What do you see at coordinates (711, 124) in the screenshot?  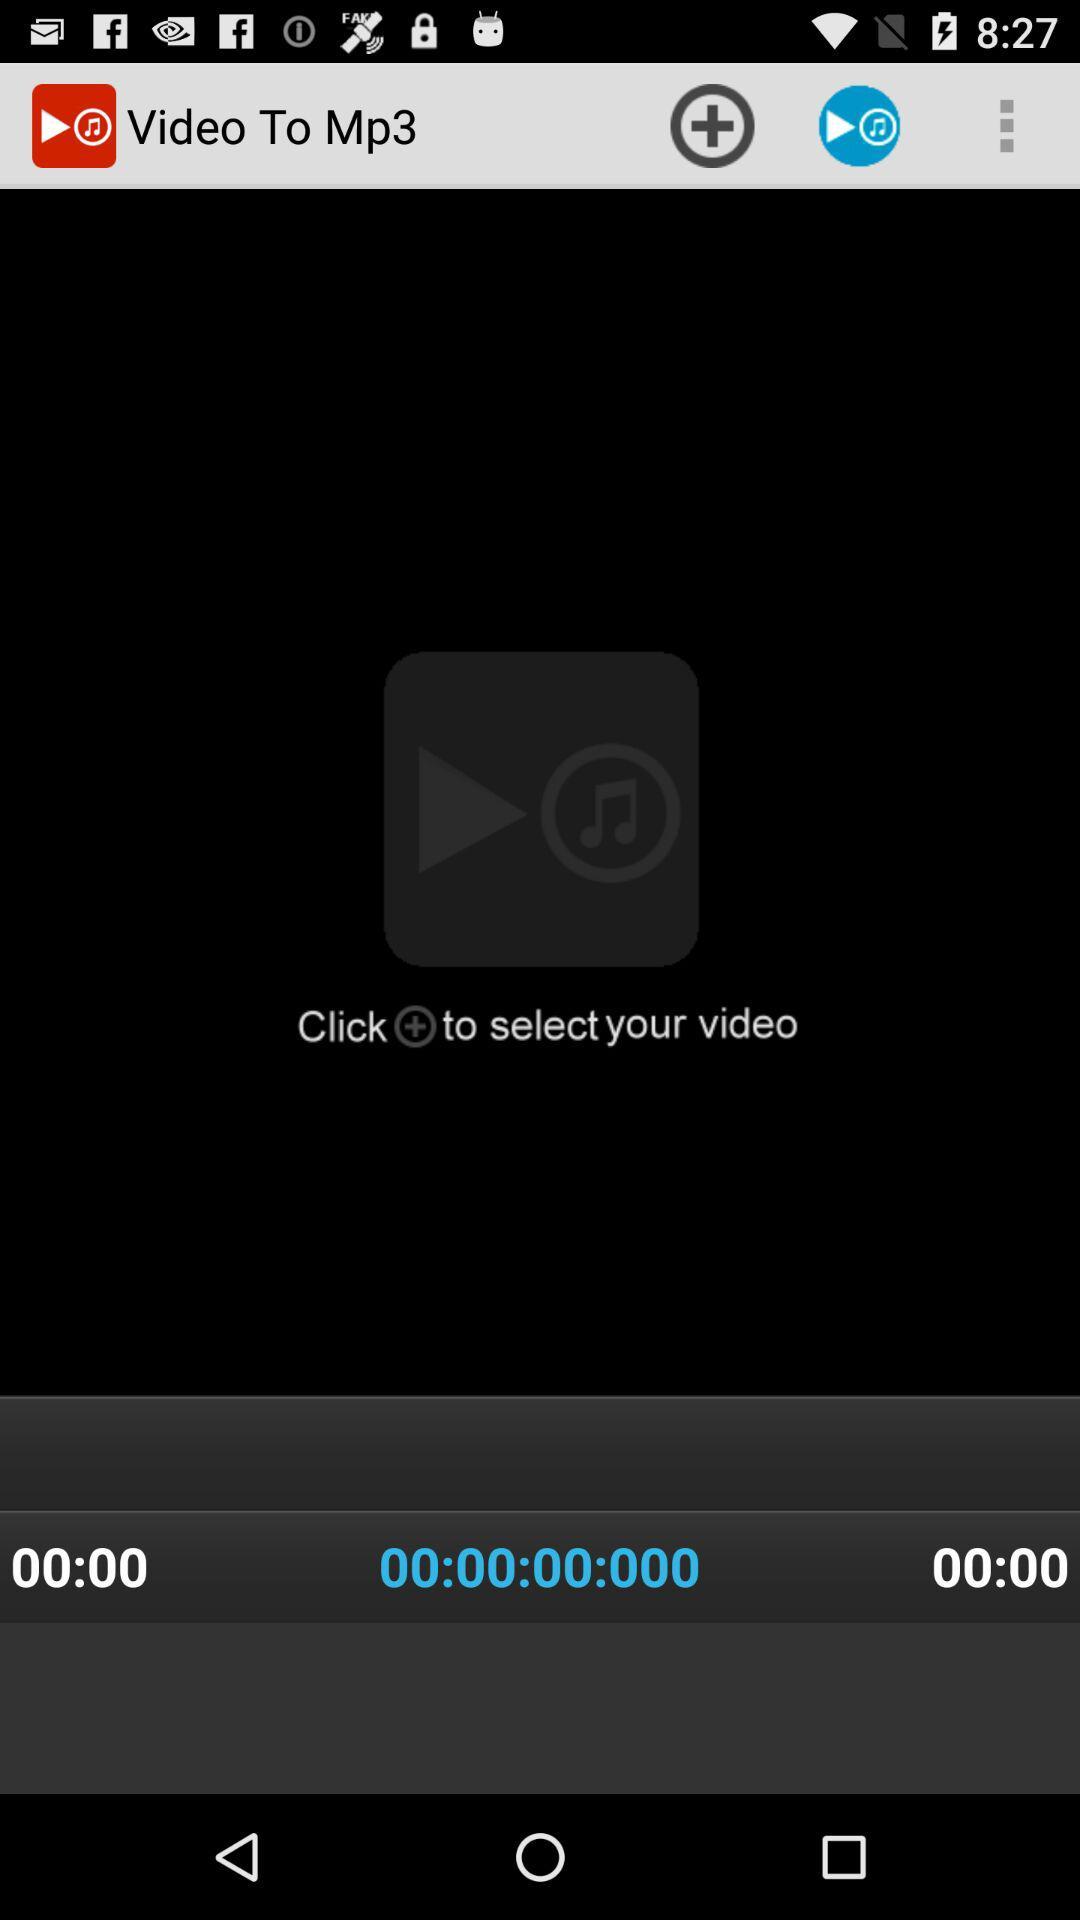 I see `the icon next to the video to mp3` at bounding box center [711, 124].